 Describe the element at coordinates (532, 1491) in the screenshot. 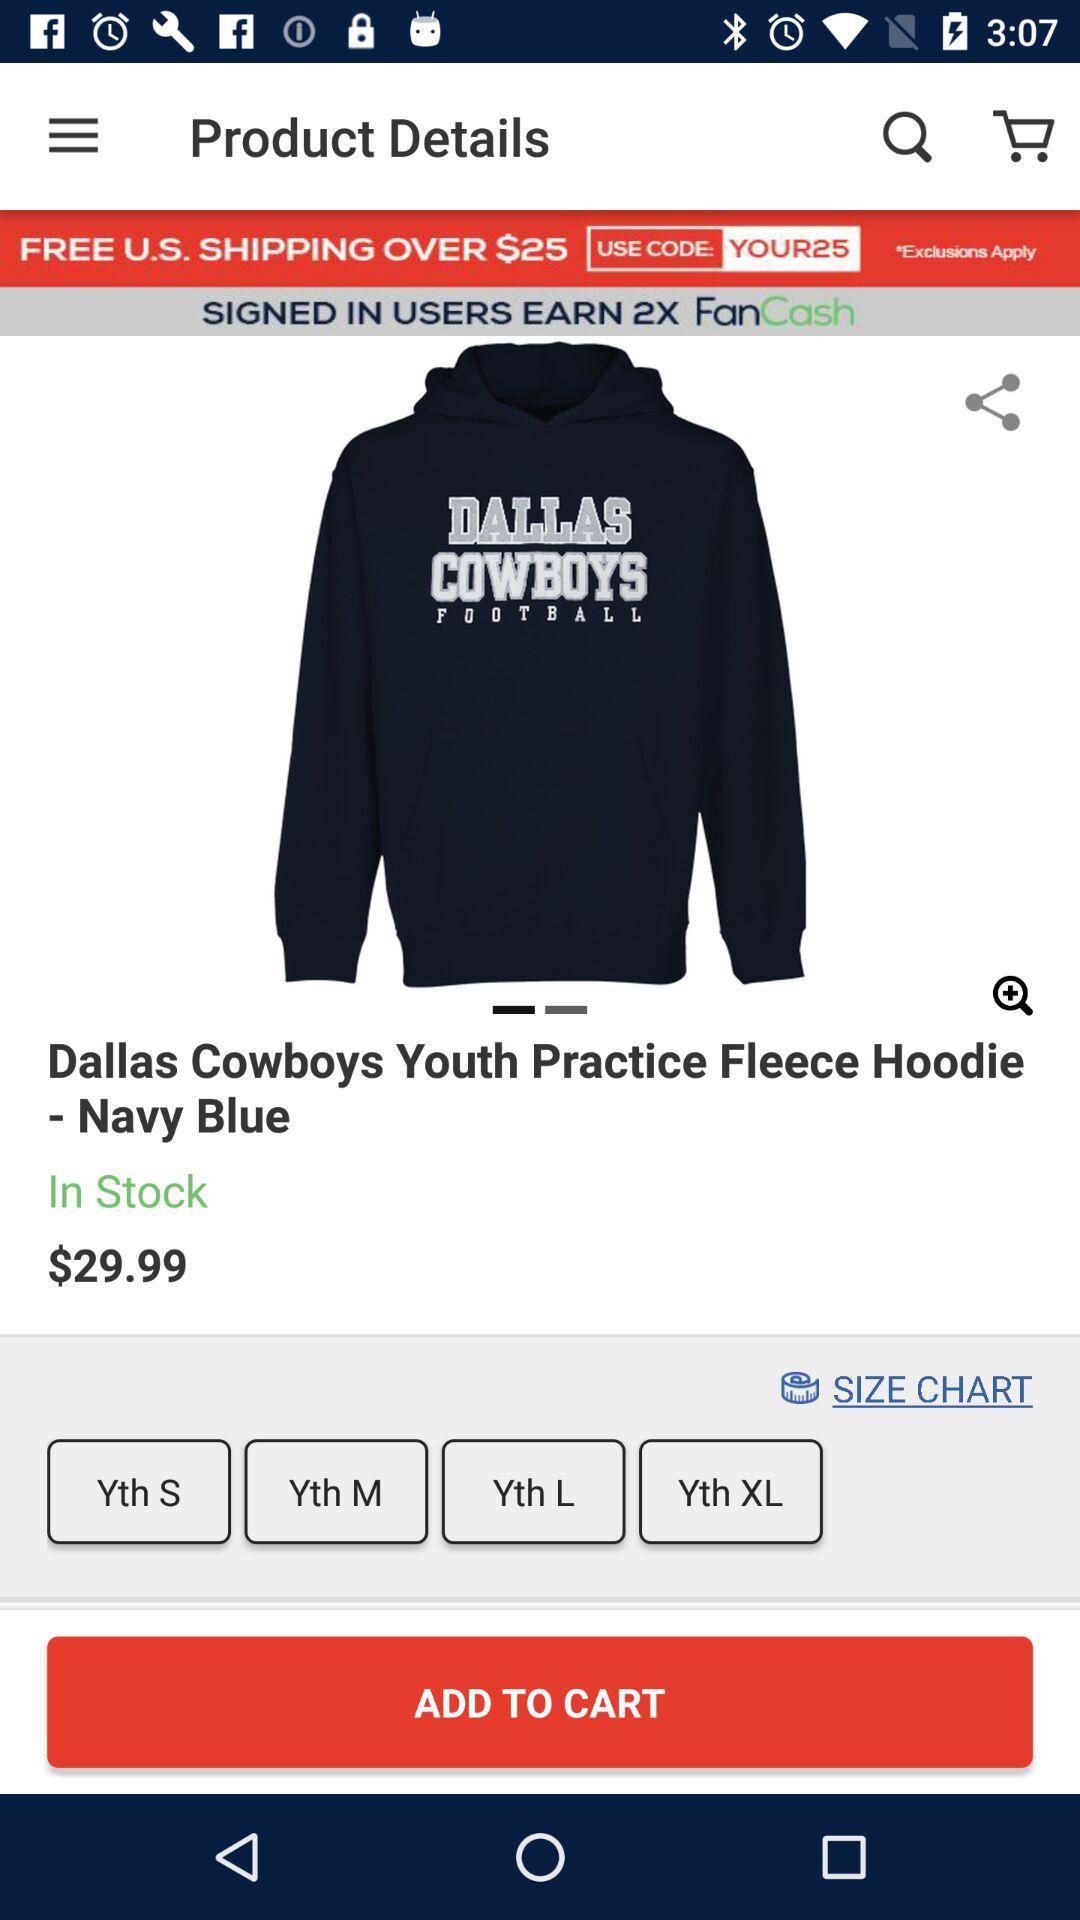

I see `the icon to the right of the yth m icon` at that location.